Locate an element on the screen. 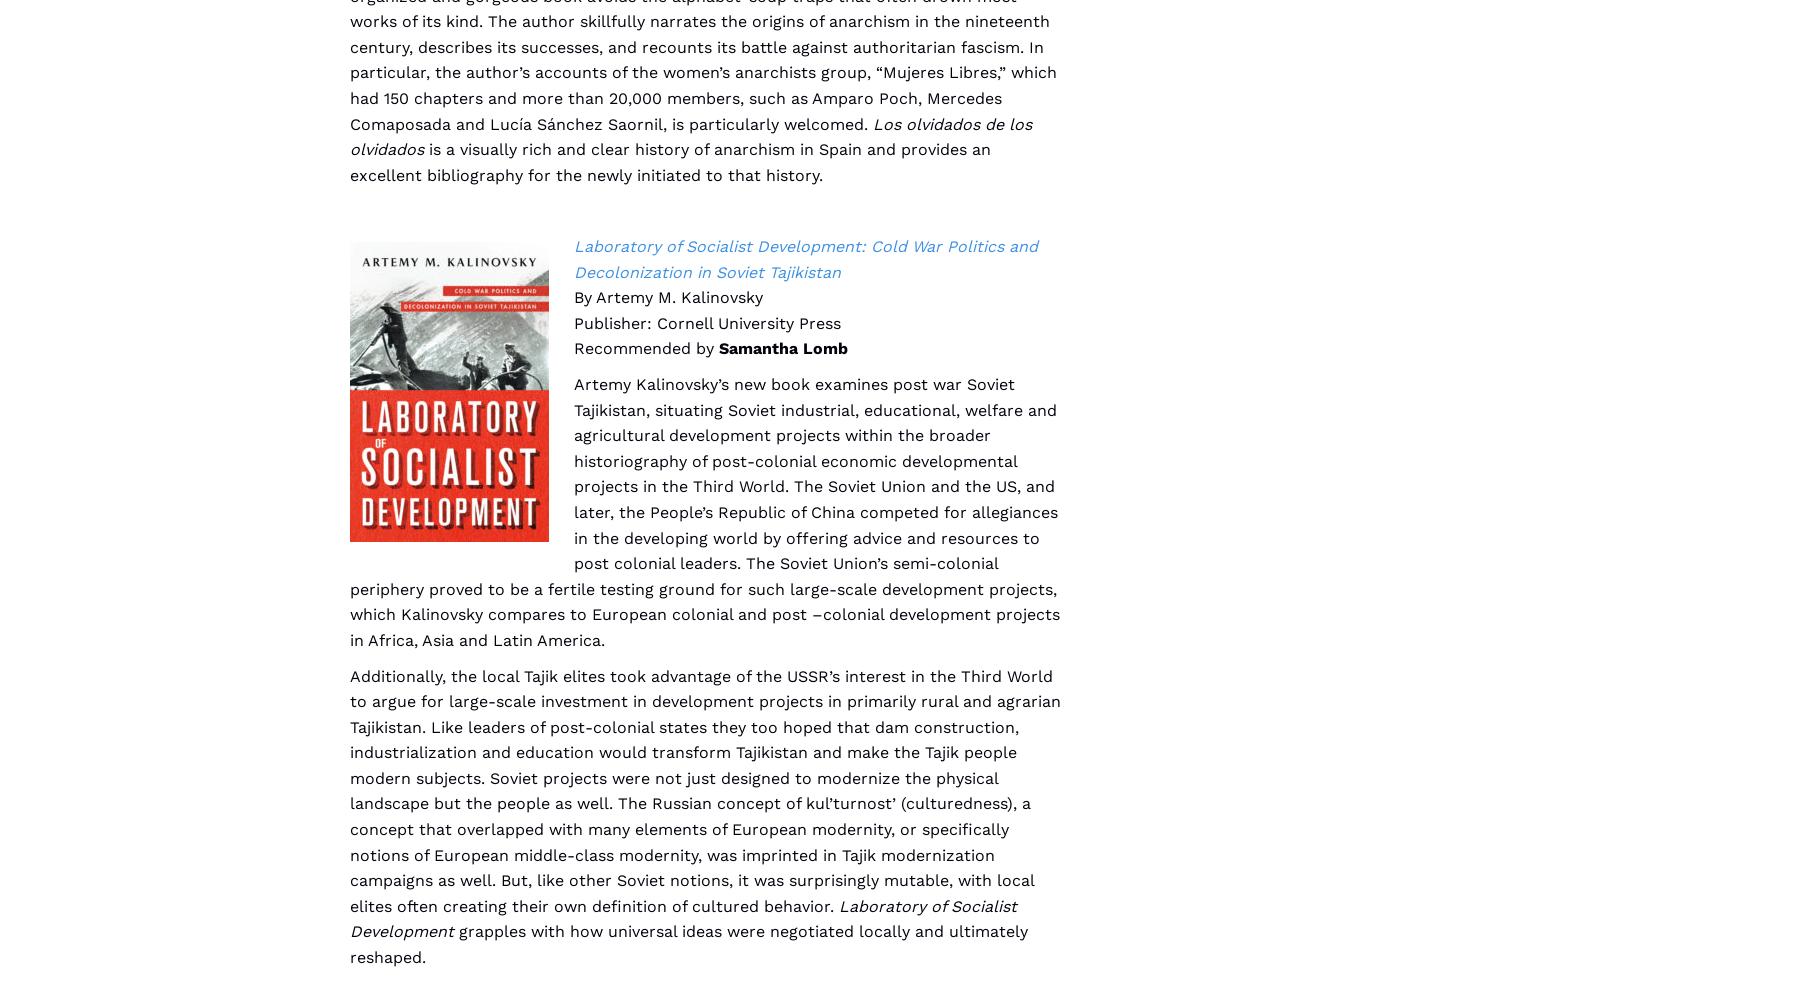  'is a visually rich and clear history of anarchism in Spain and provides an excellent bibliography for the newly initiated to that history.' is located at coordinates (670, 161).